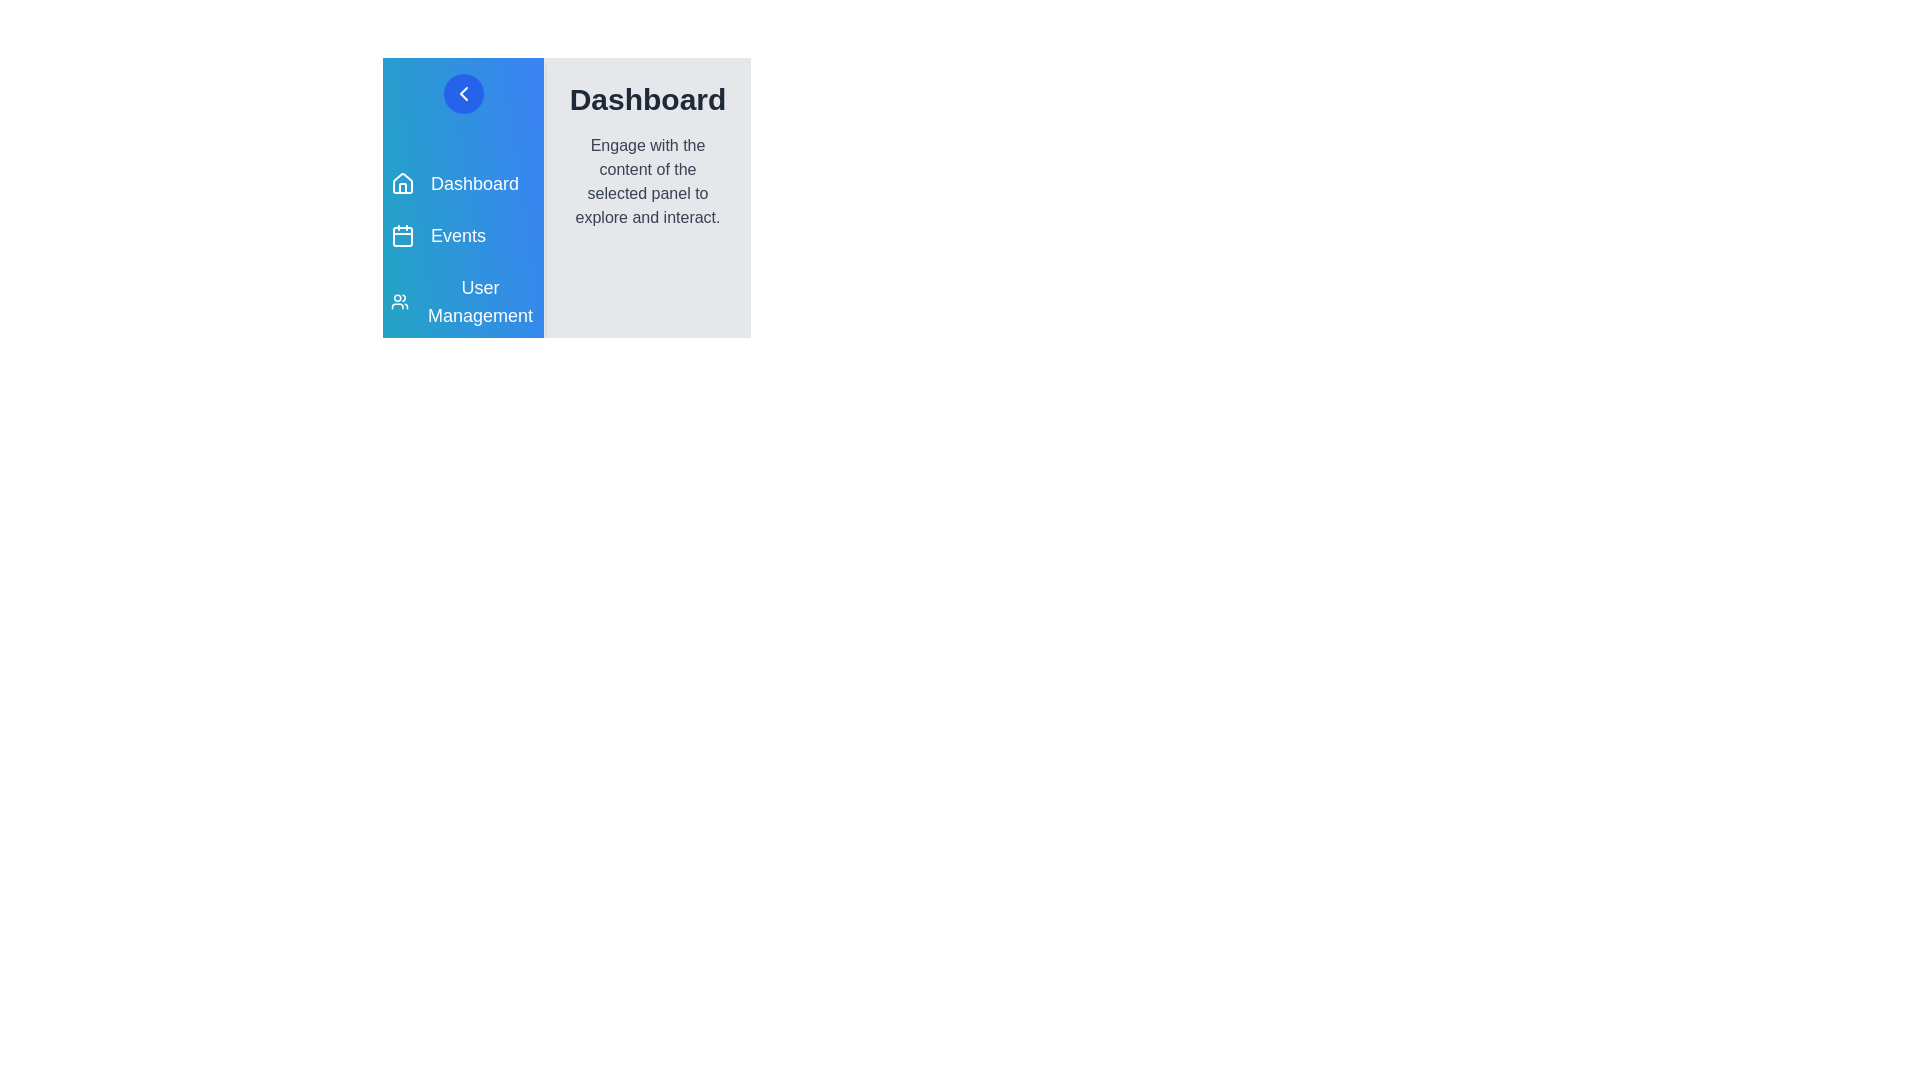 The image size is (1920, 1080). Describe the element at coordinates (402, 234) in the screenshot. I see `the icon corresponding to Events` at that location.